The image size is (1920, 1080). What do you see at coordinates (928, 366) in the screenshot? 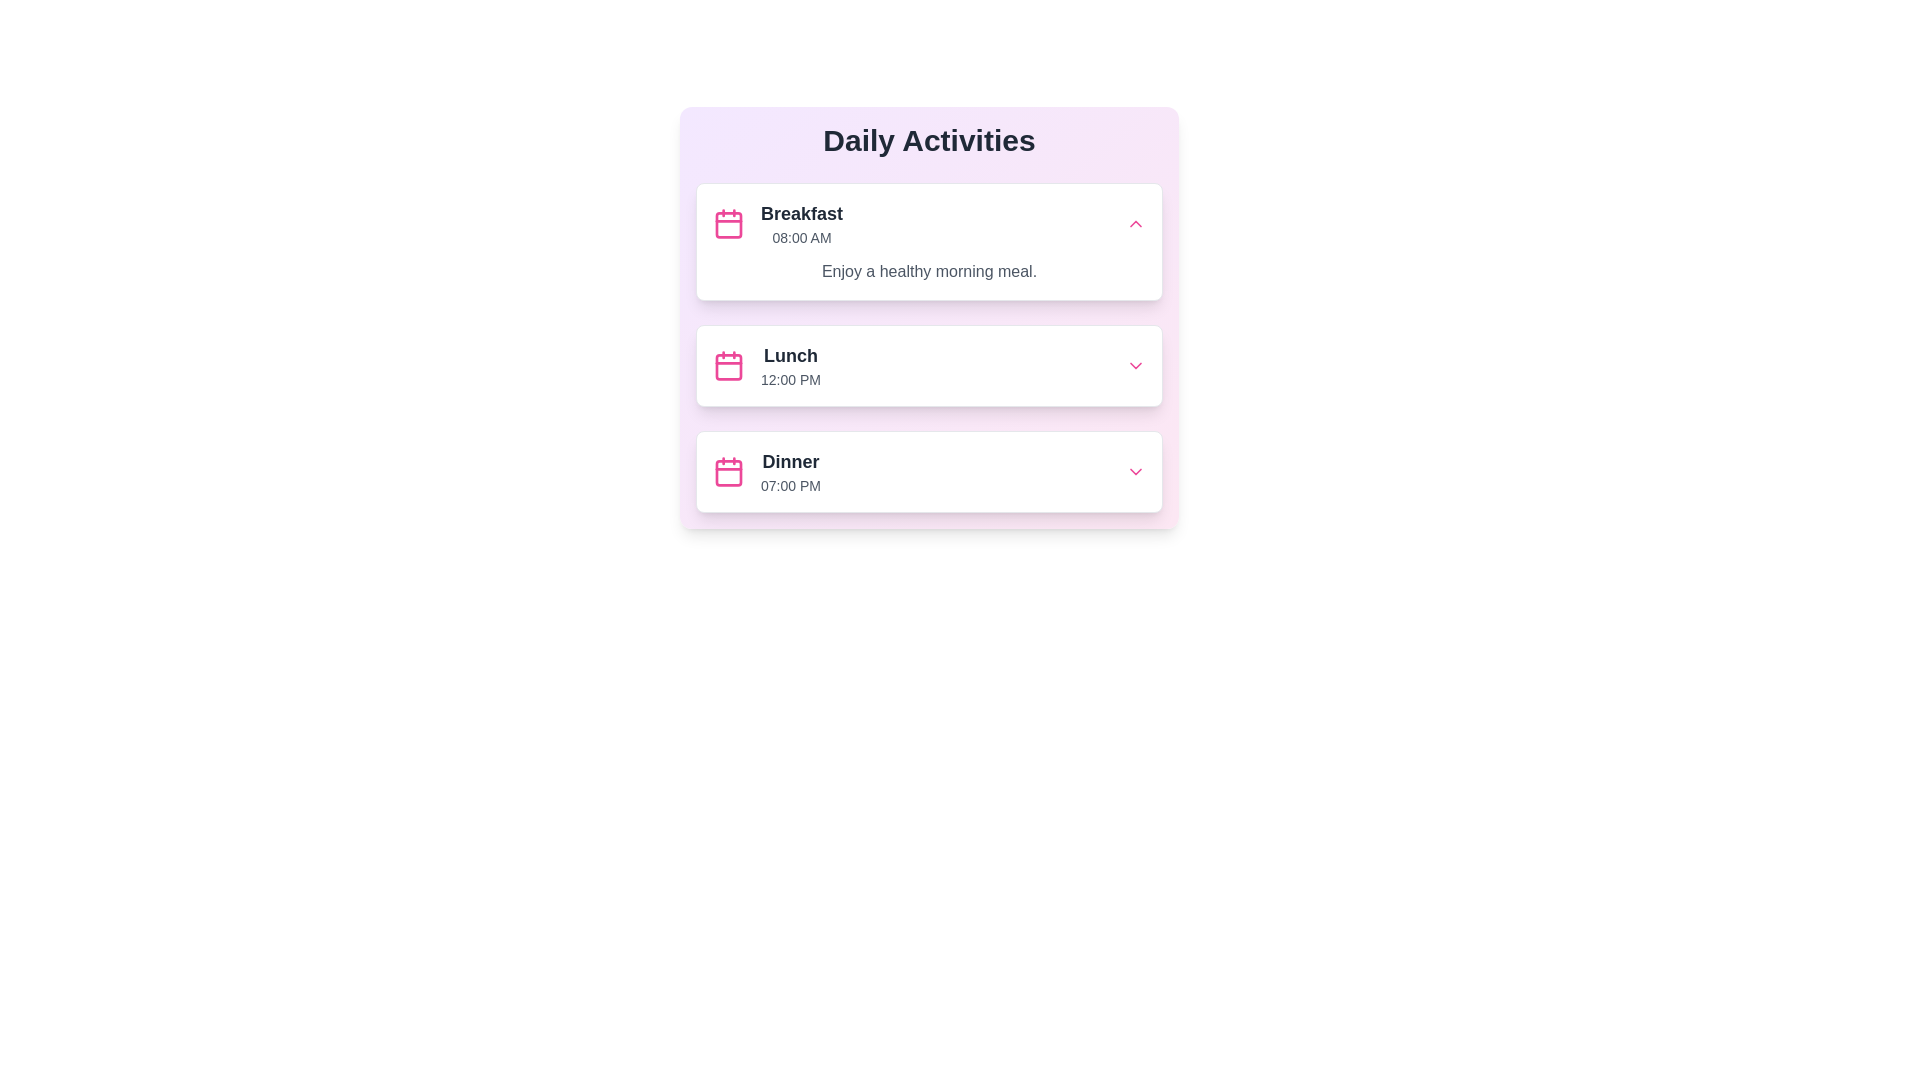
I see `the 'Lunch' card component, which is the second card in the 'Daily Activities' section, identified by its pink calendar icon and chevron arrow` at bounding box center [928, 366].